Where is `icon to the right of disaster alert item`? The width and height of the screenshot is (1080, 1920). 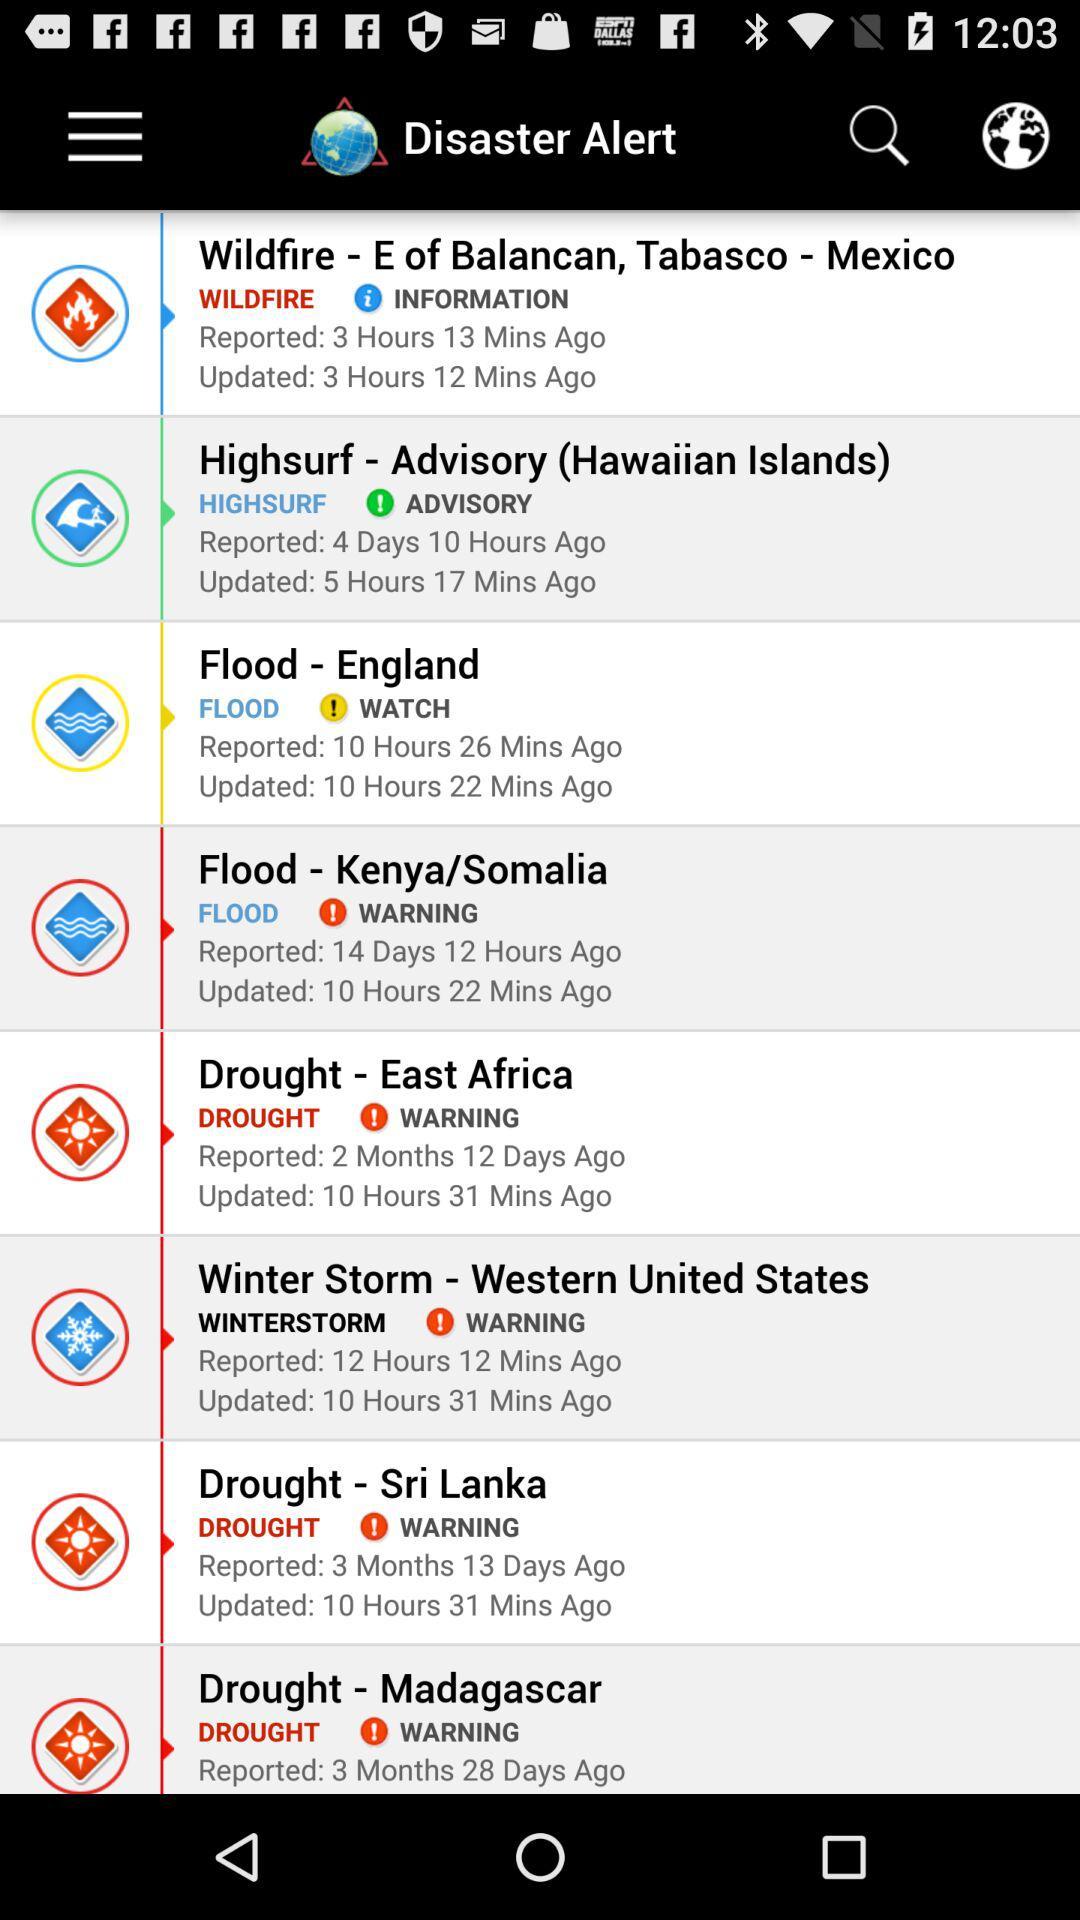 icon to the right of disaster alert item is located at coordinates (878, 135).